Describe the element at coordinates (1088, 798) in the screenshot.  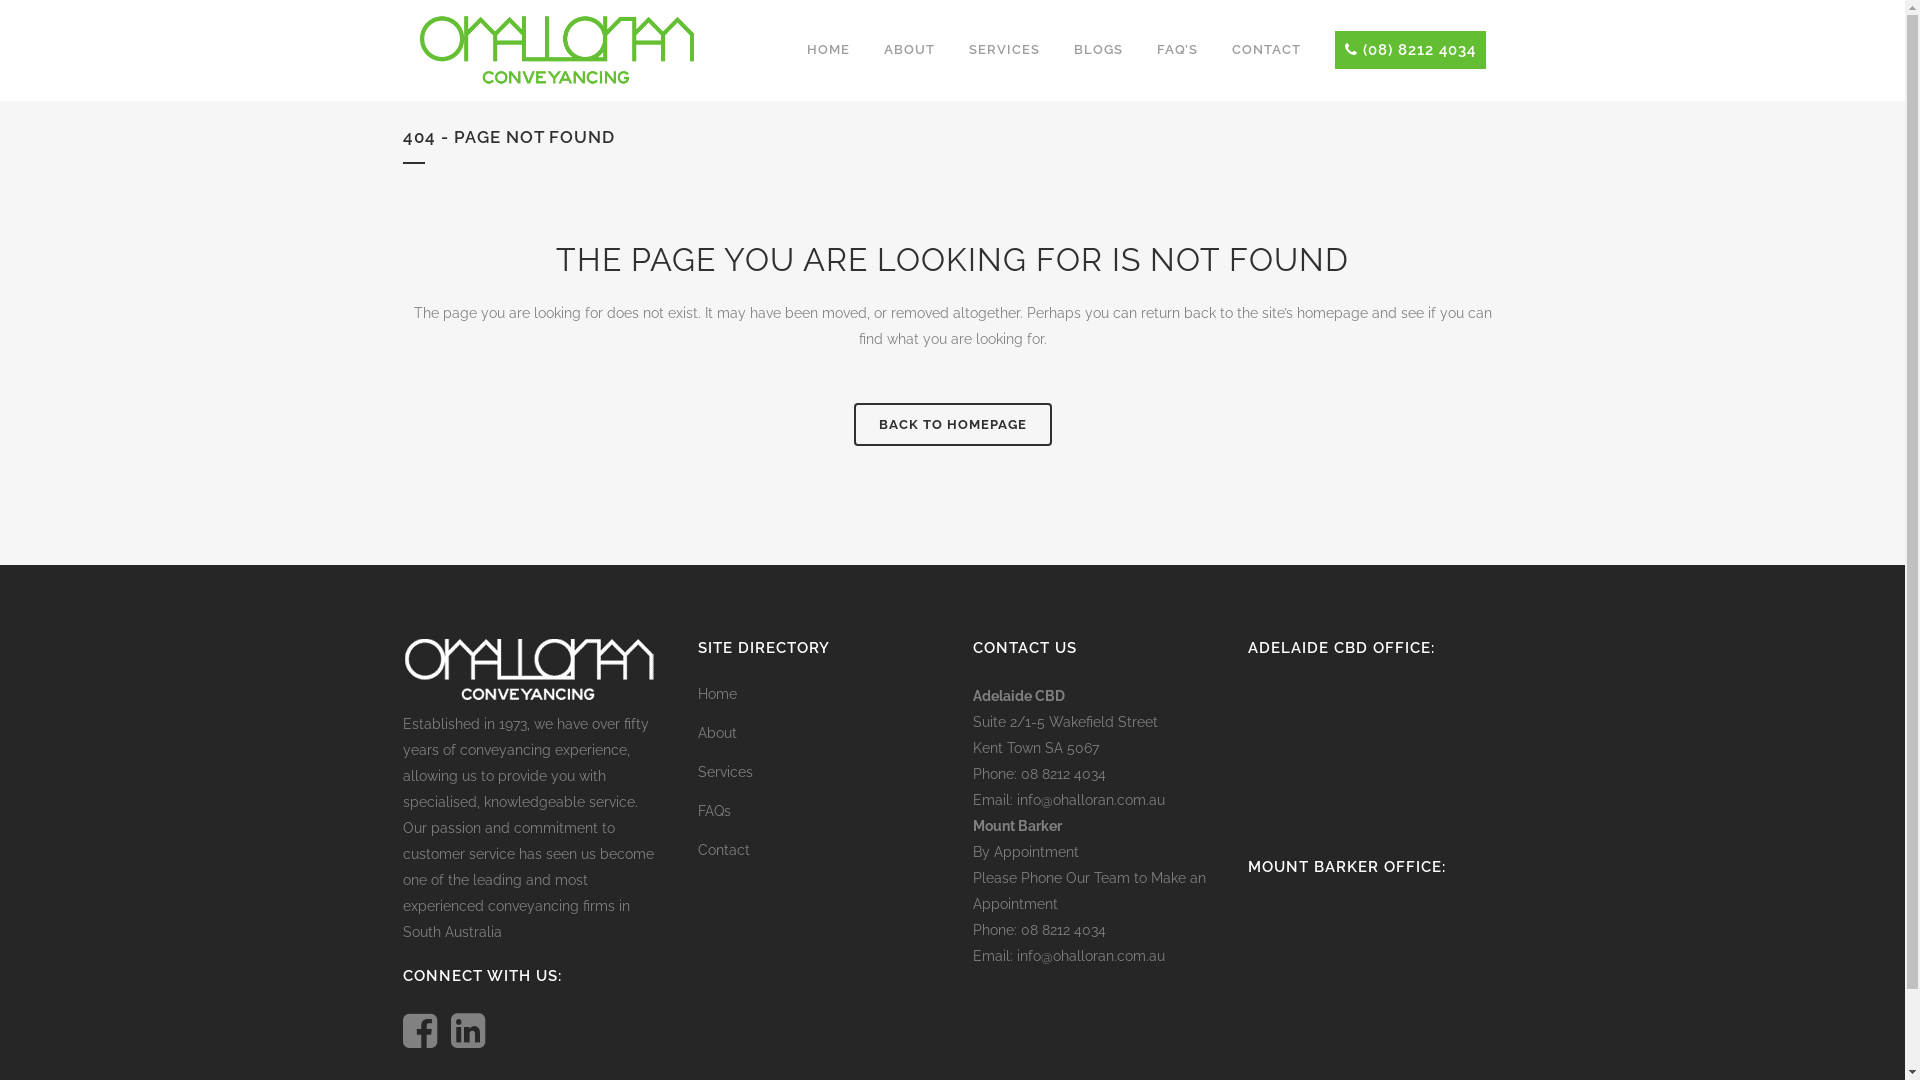
I see `'info@ohalloran.com.au'` at that location.